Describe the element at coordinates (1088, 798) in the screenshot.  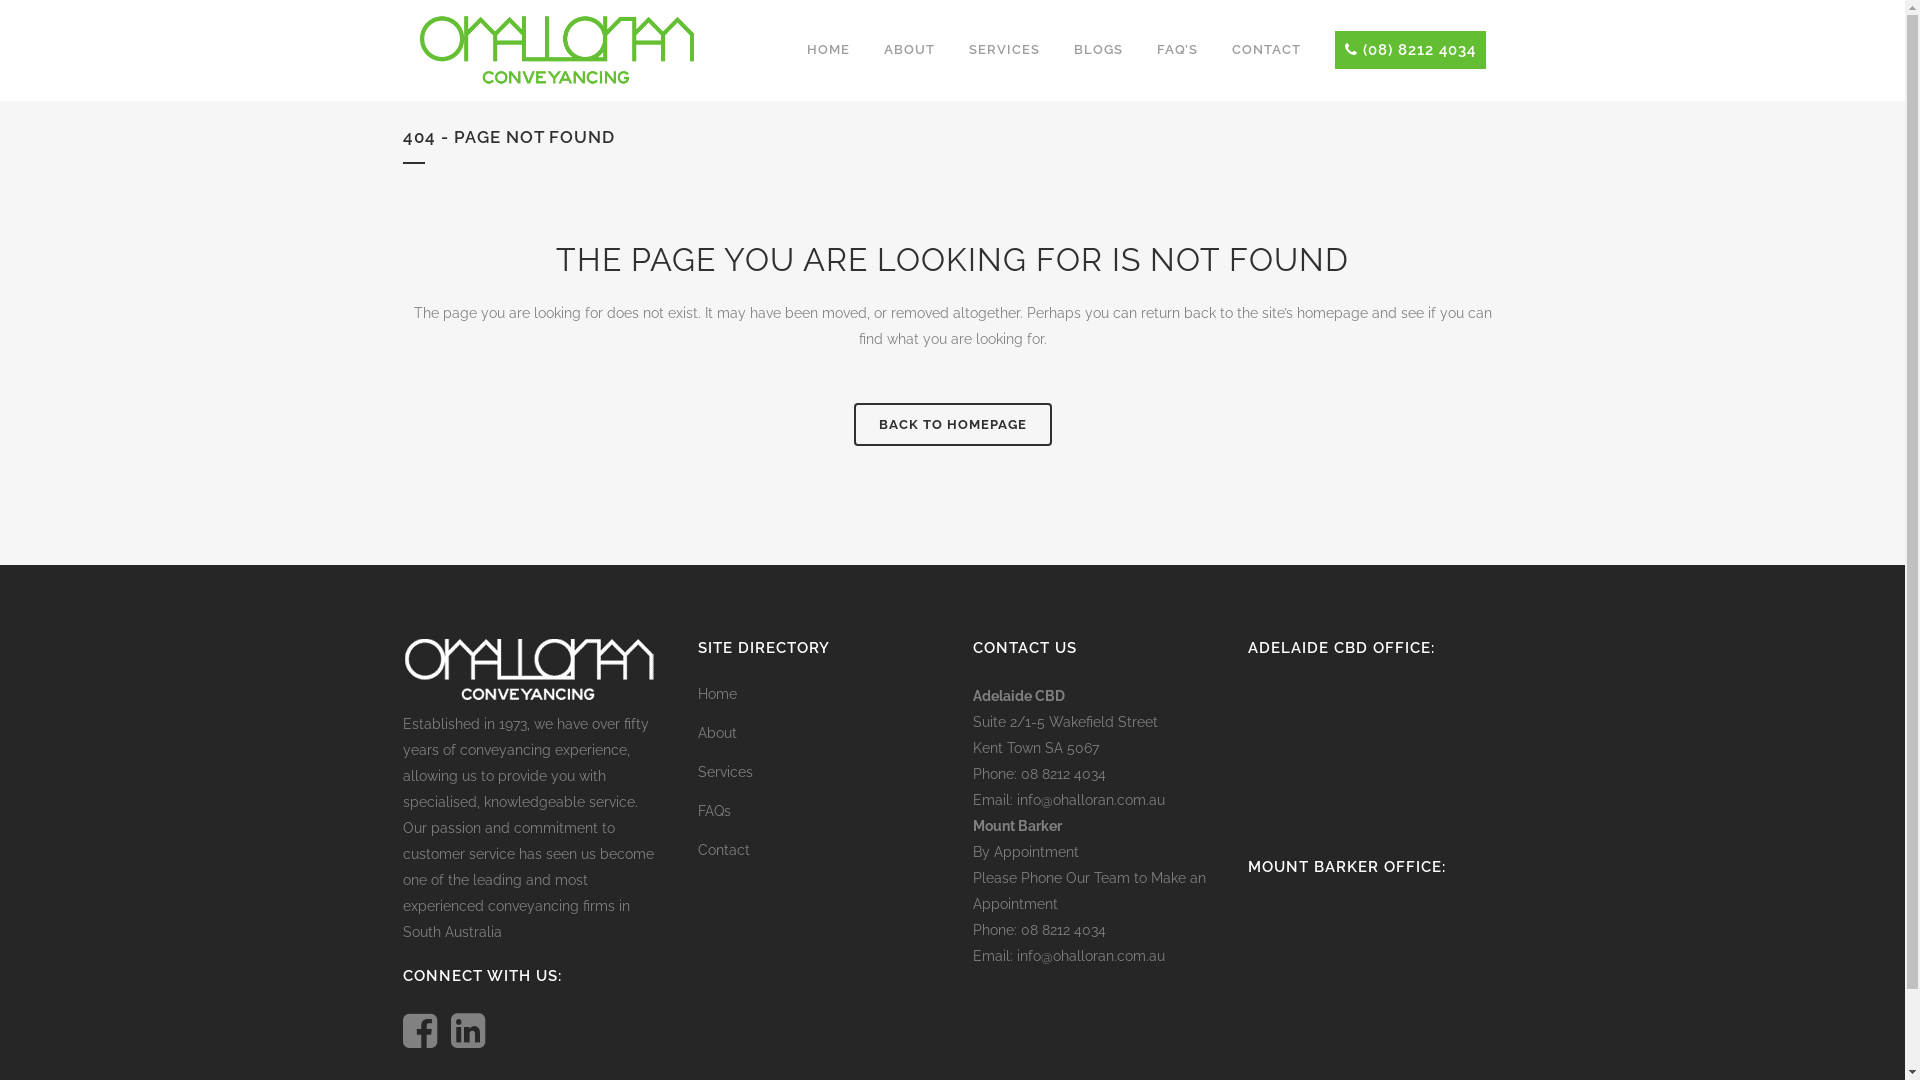
I see `'info@ohalloran.com.au'` at that location.